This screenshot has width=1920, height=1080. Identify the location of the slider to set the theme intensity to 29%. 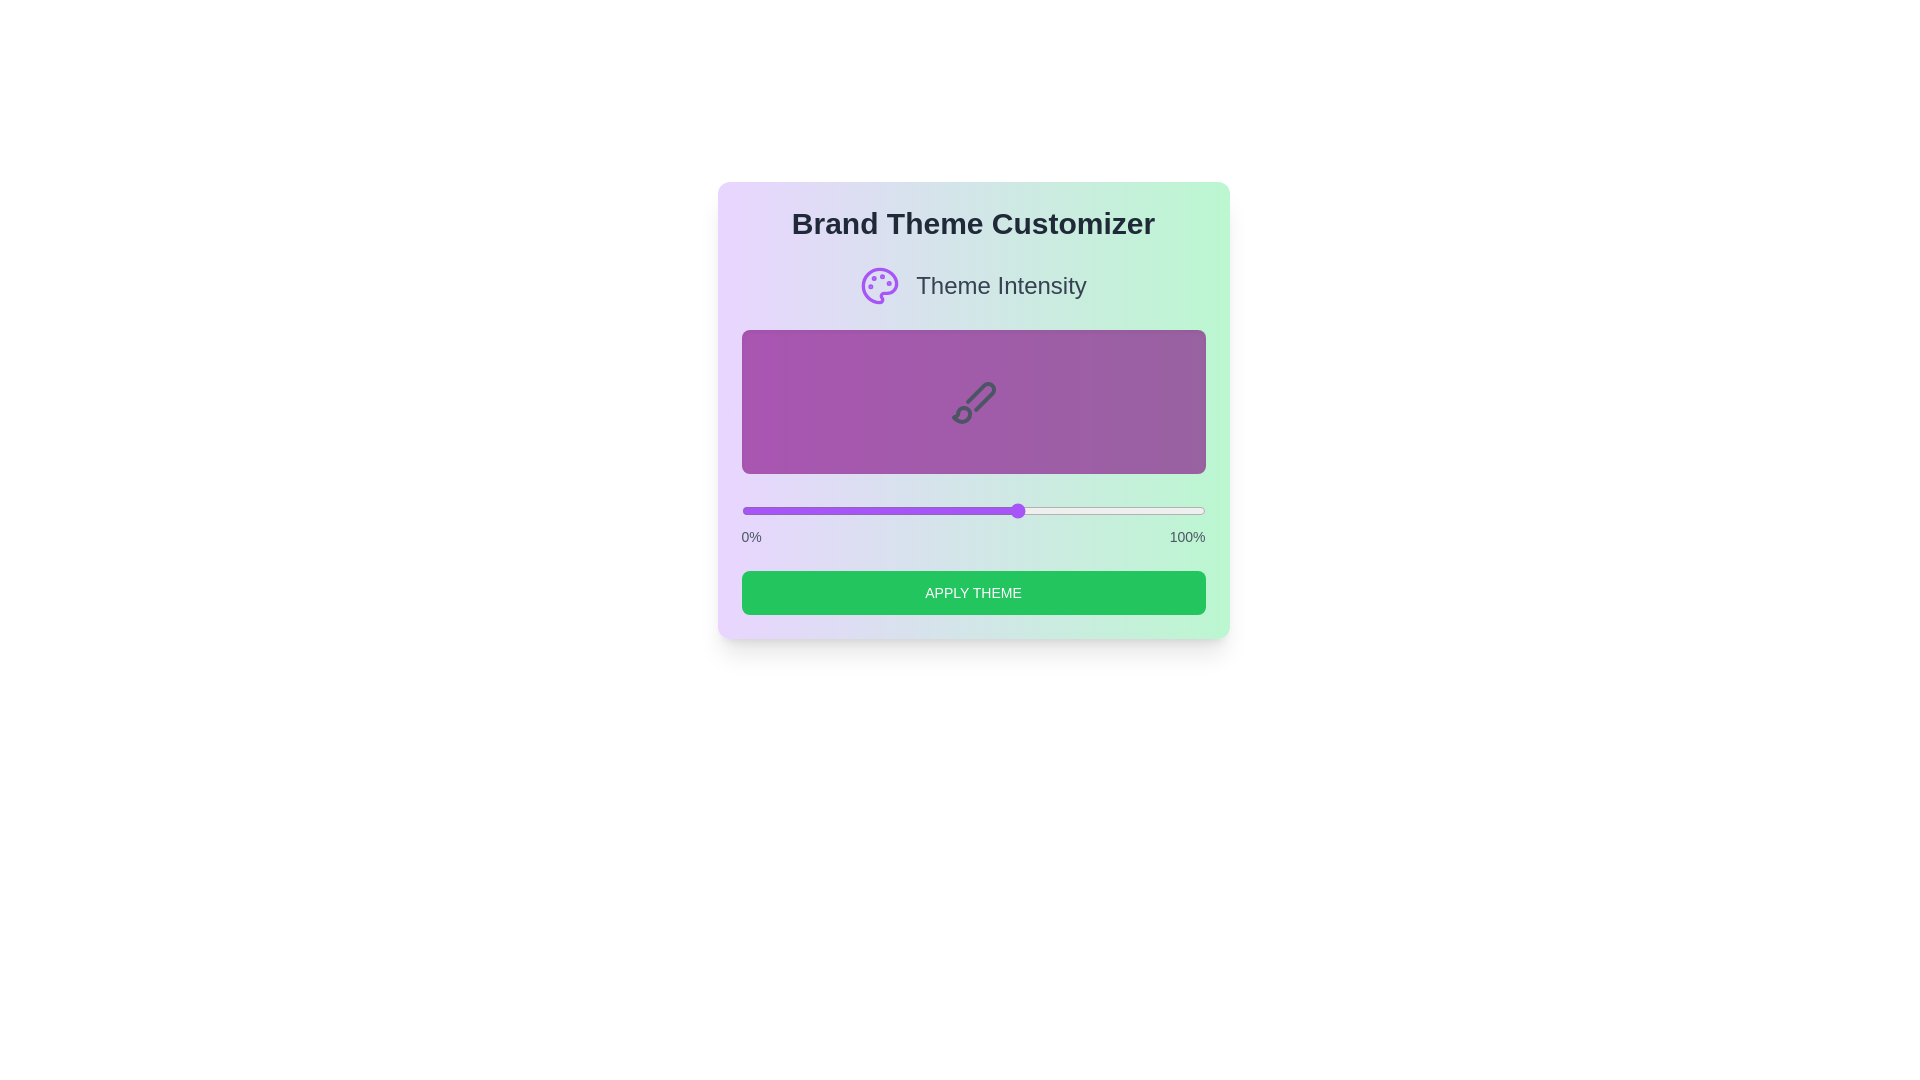
(876, 509).